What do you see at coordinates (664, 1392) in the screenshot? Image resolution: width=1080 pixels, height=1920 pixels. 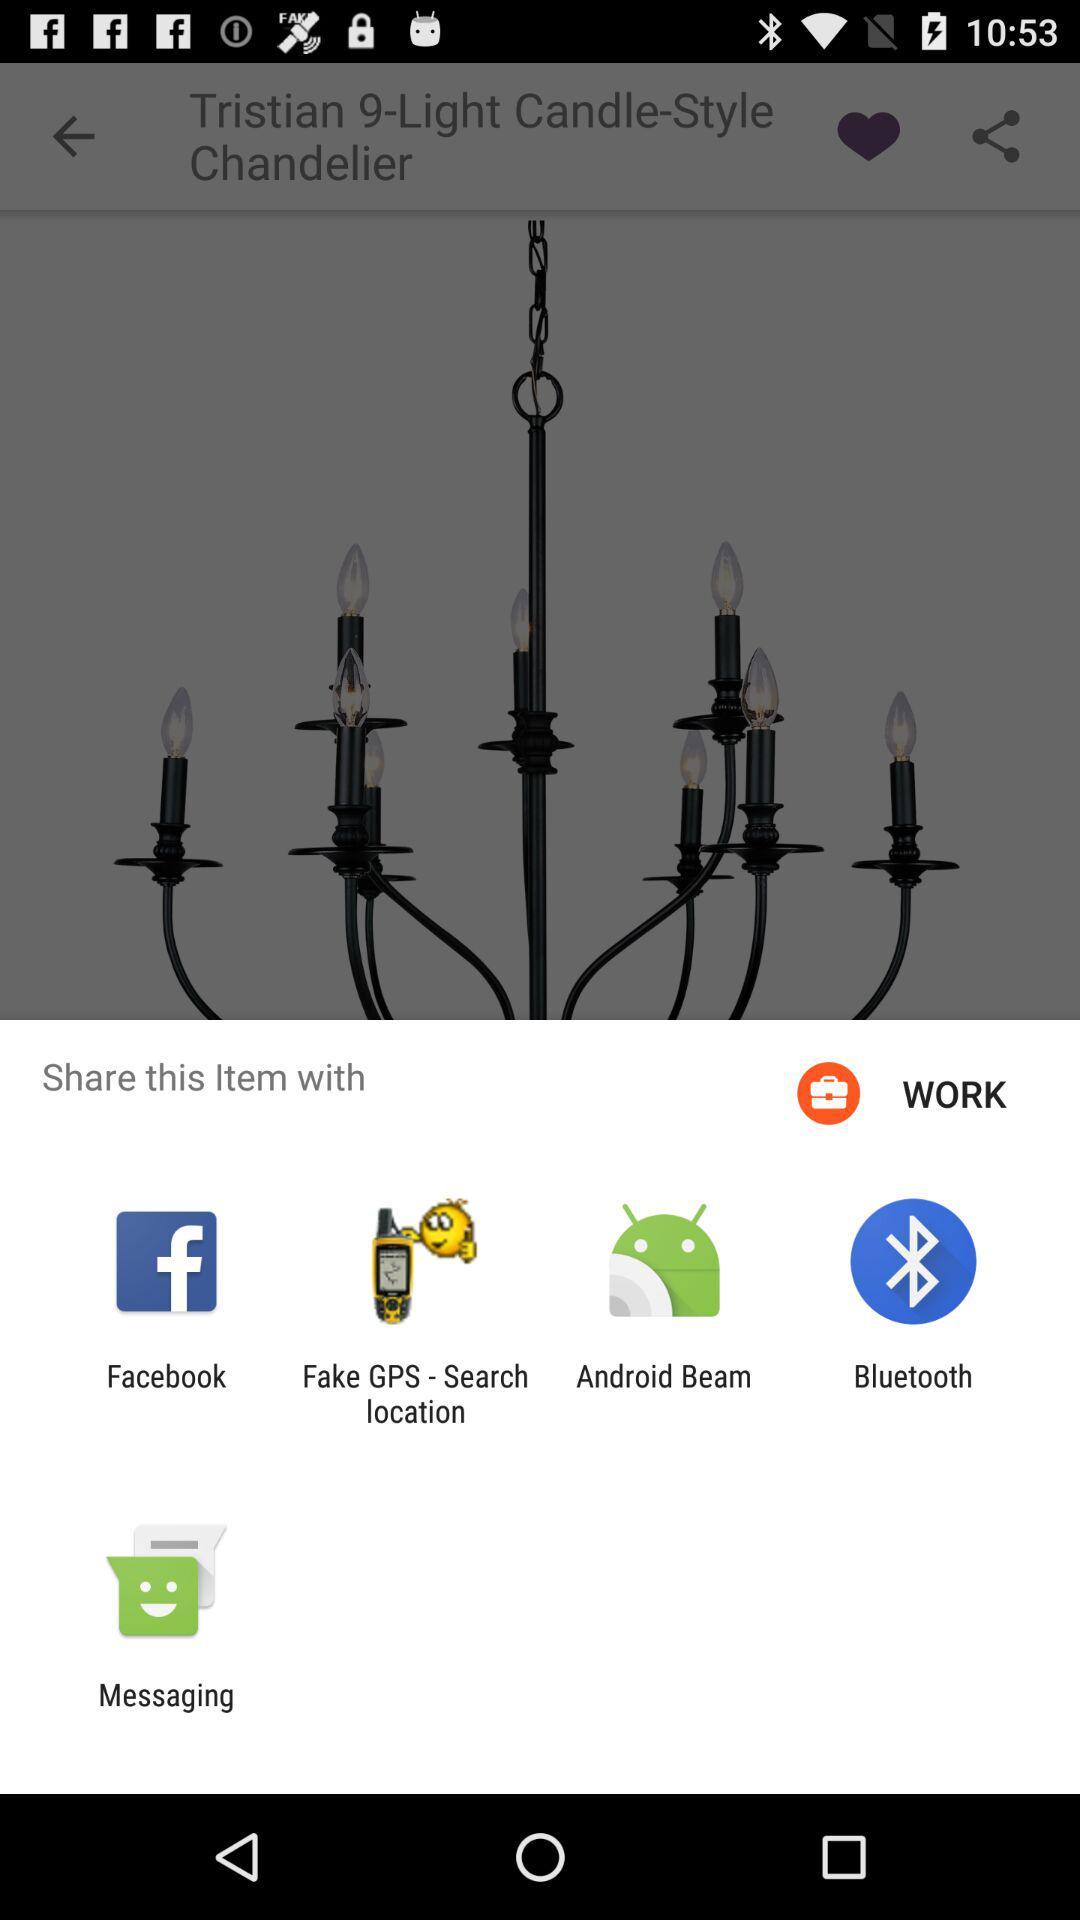 I see `item next to the bluetooth` at bounding box center [664, 1392].